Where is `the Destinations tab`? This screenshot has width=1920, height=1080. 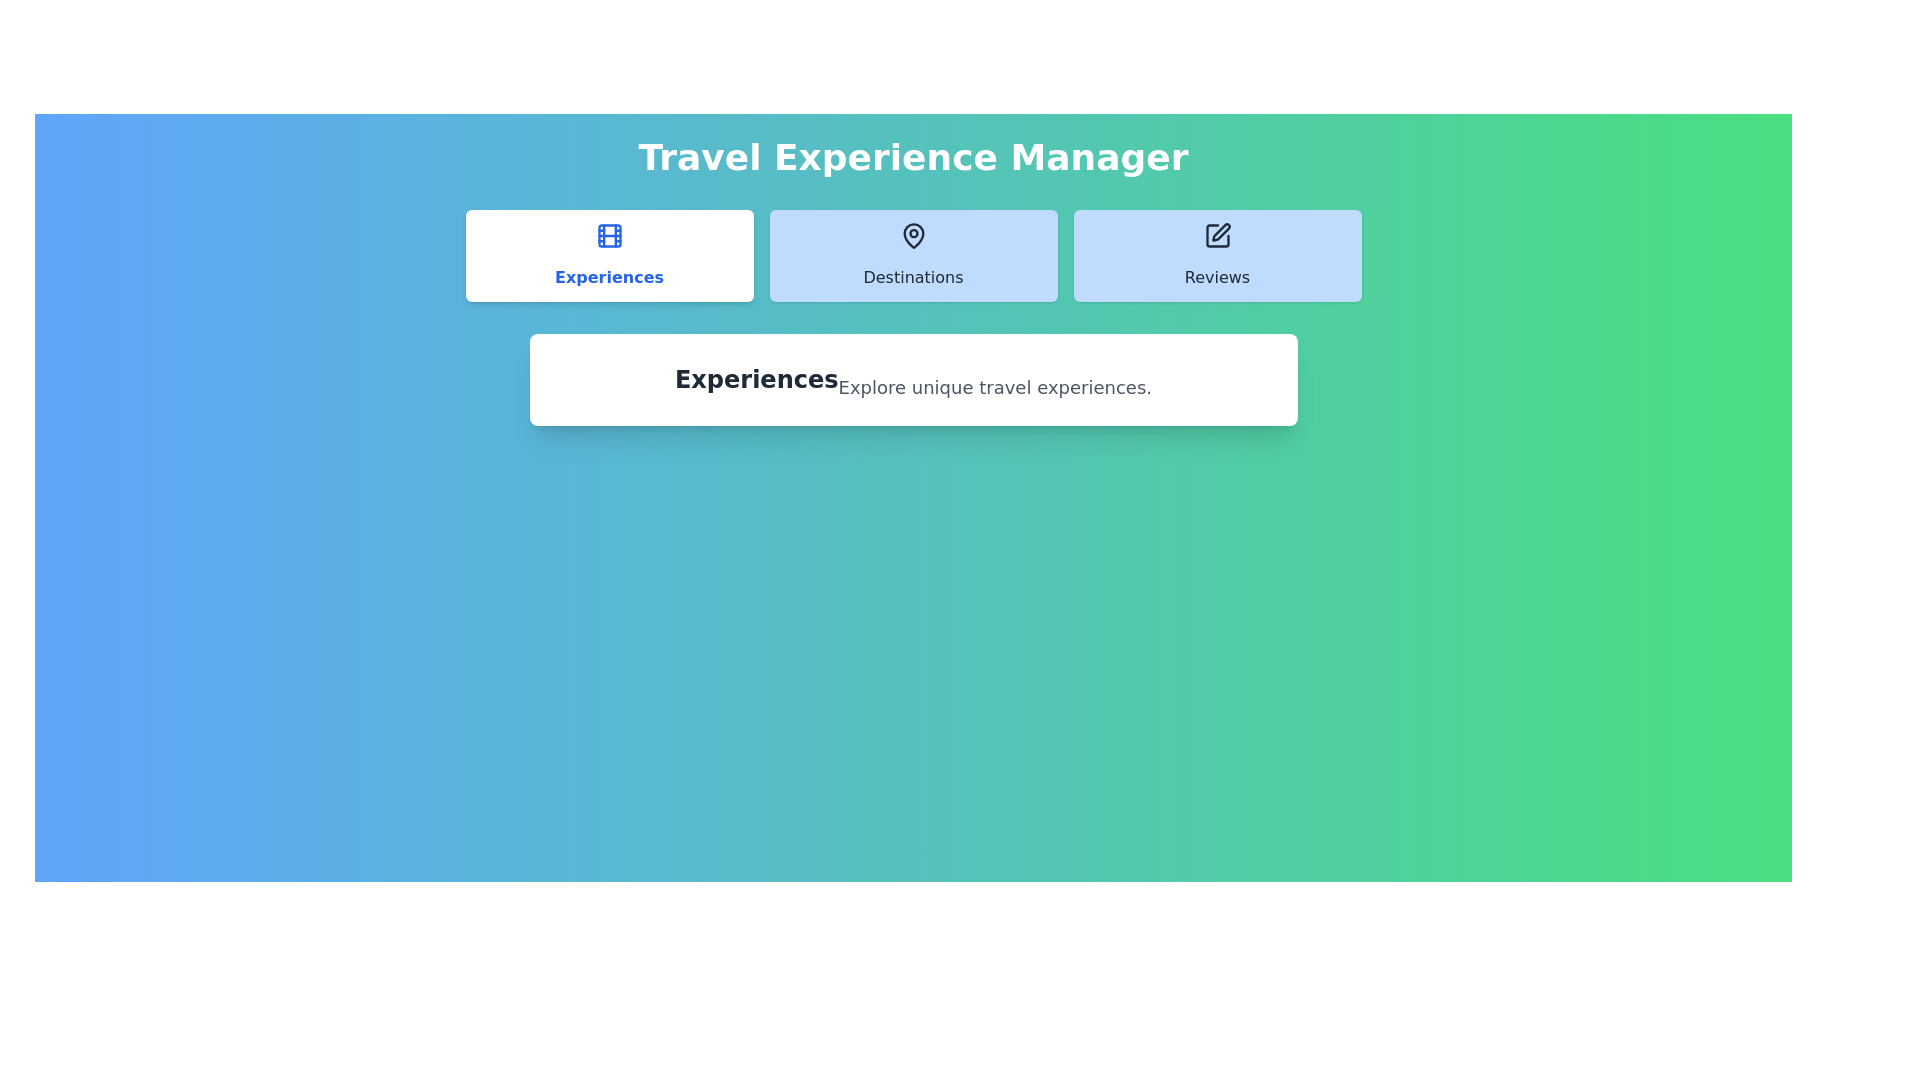
the Destinations tab is located at coordinates (912, 254).